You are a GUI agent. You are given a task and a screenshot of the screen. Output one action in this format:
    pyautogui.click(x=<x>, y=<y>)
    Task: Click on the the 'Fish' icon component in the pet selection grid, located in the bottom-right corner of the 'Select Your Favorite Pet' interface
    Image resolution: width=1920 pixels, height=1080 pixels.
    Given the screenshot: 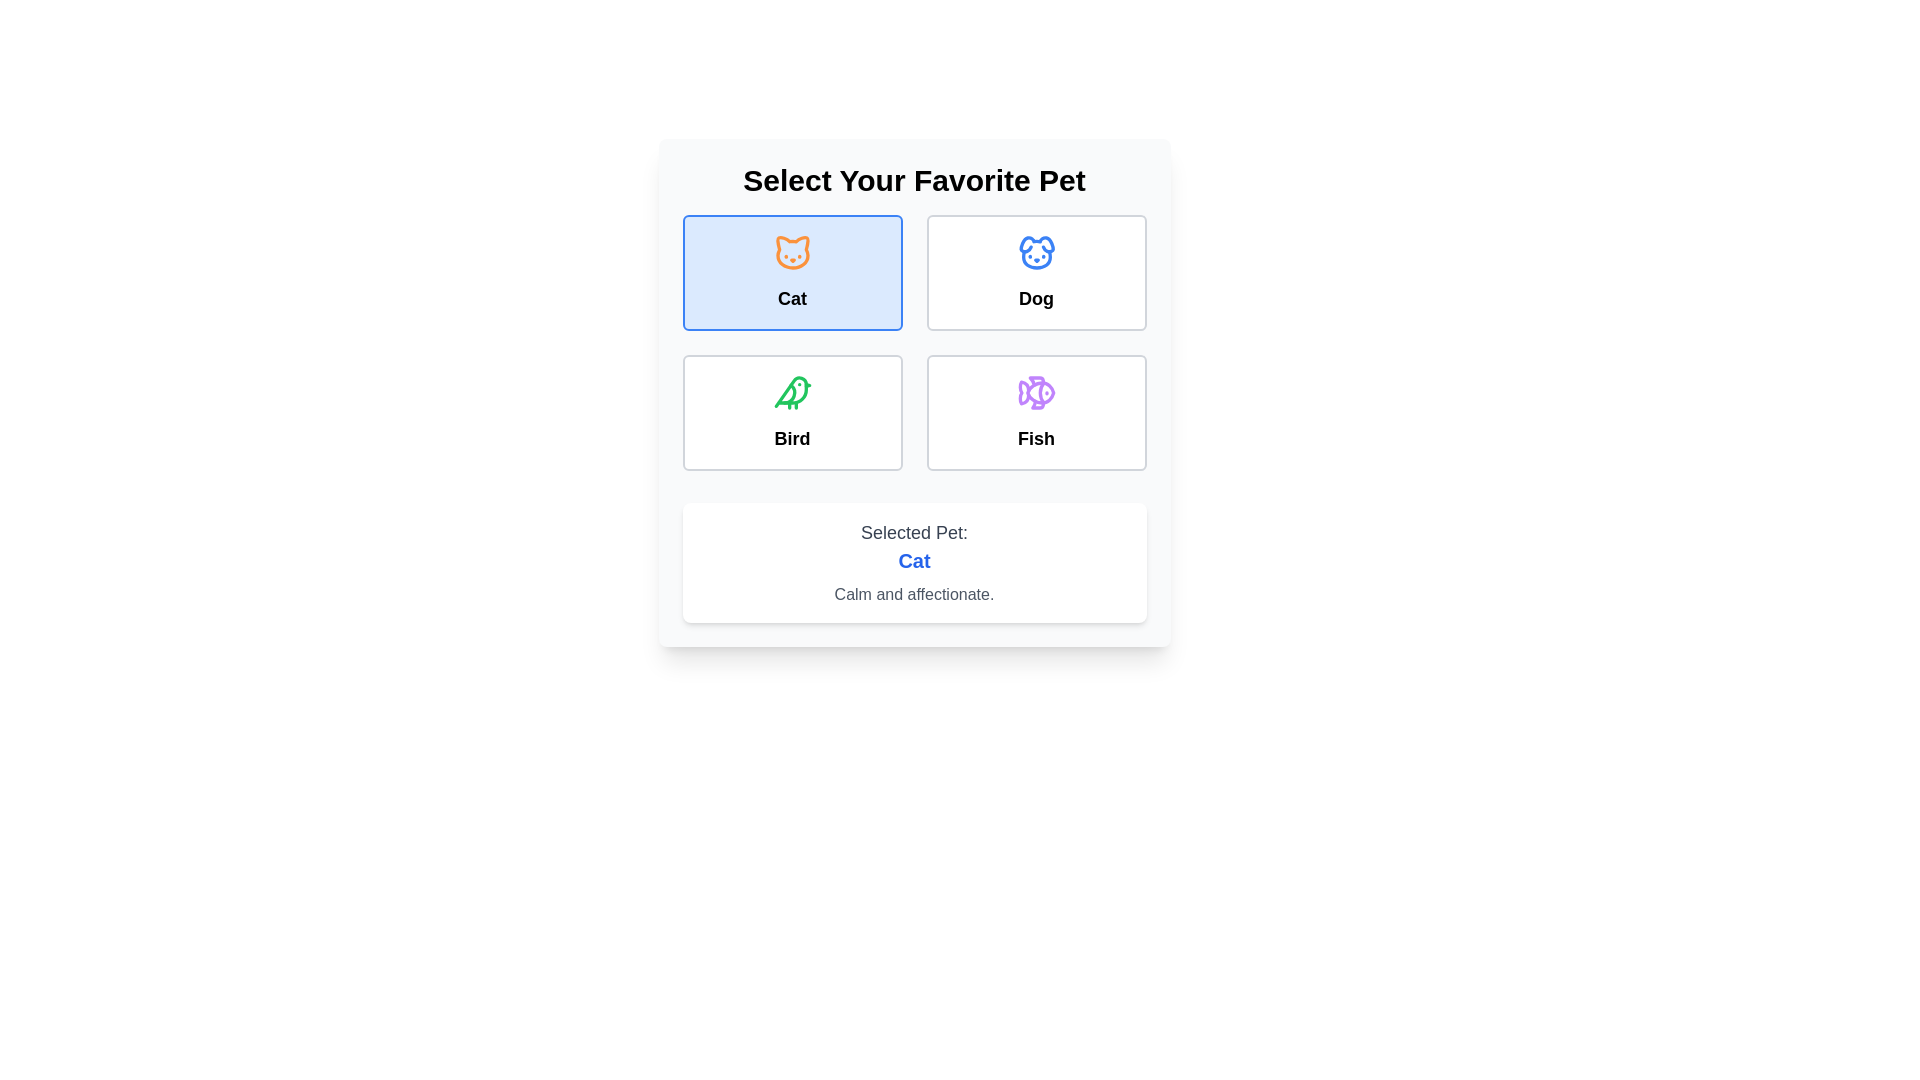 What is the action you would take?
    pyautogui.click(x=1023, y=393)
    